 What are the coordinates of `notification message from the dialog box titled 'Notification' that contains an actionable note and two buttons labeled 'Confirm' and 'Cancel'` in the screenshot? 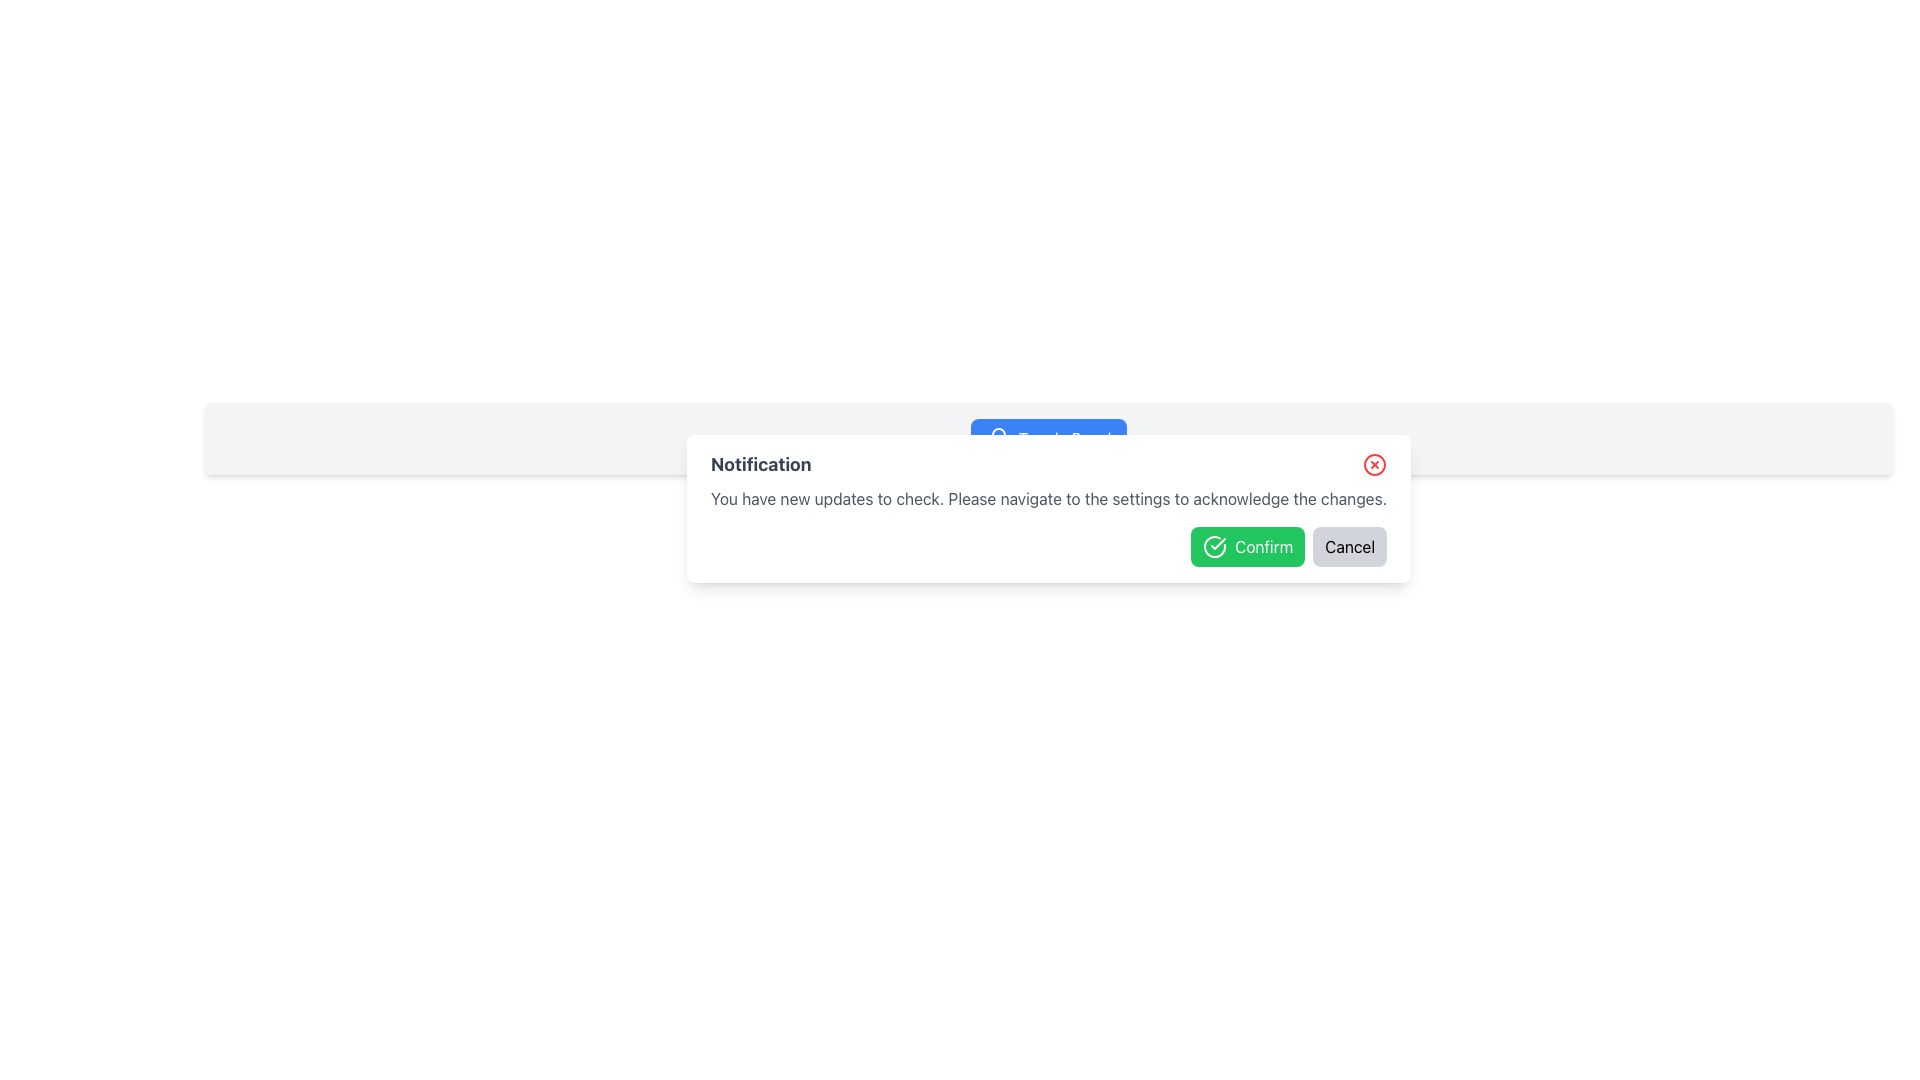 It's located at (1048, 508).